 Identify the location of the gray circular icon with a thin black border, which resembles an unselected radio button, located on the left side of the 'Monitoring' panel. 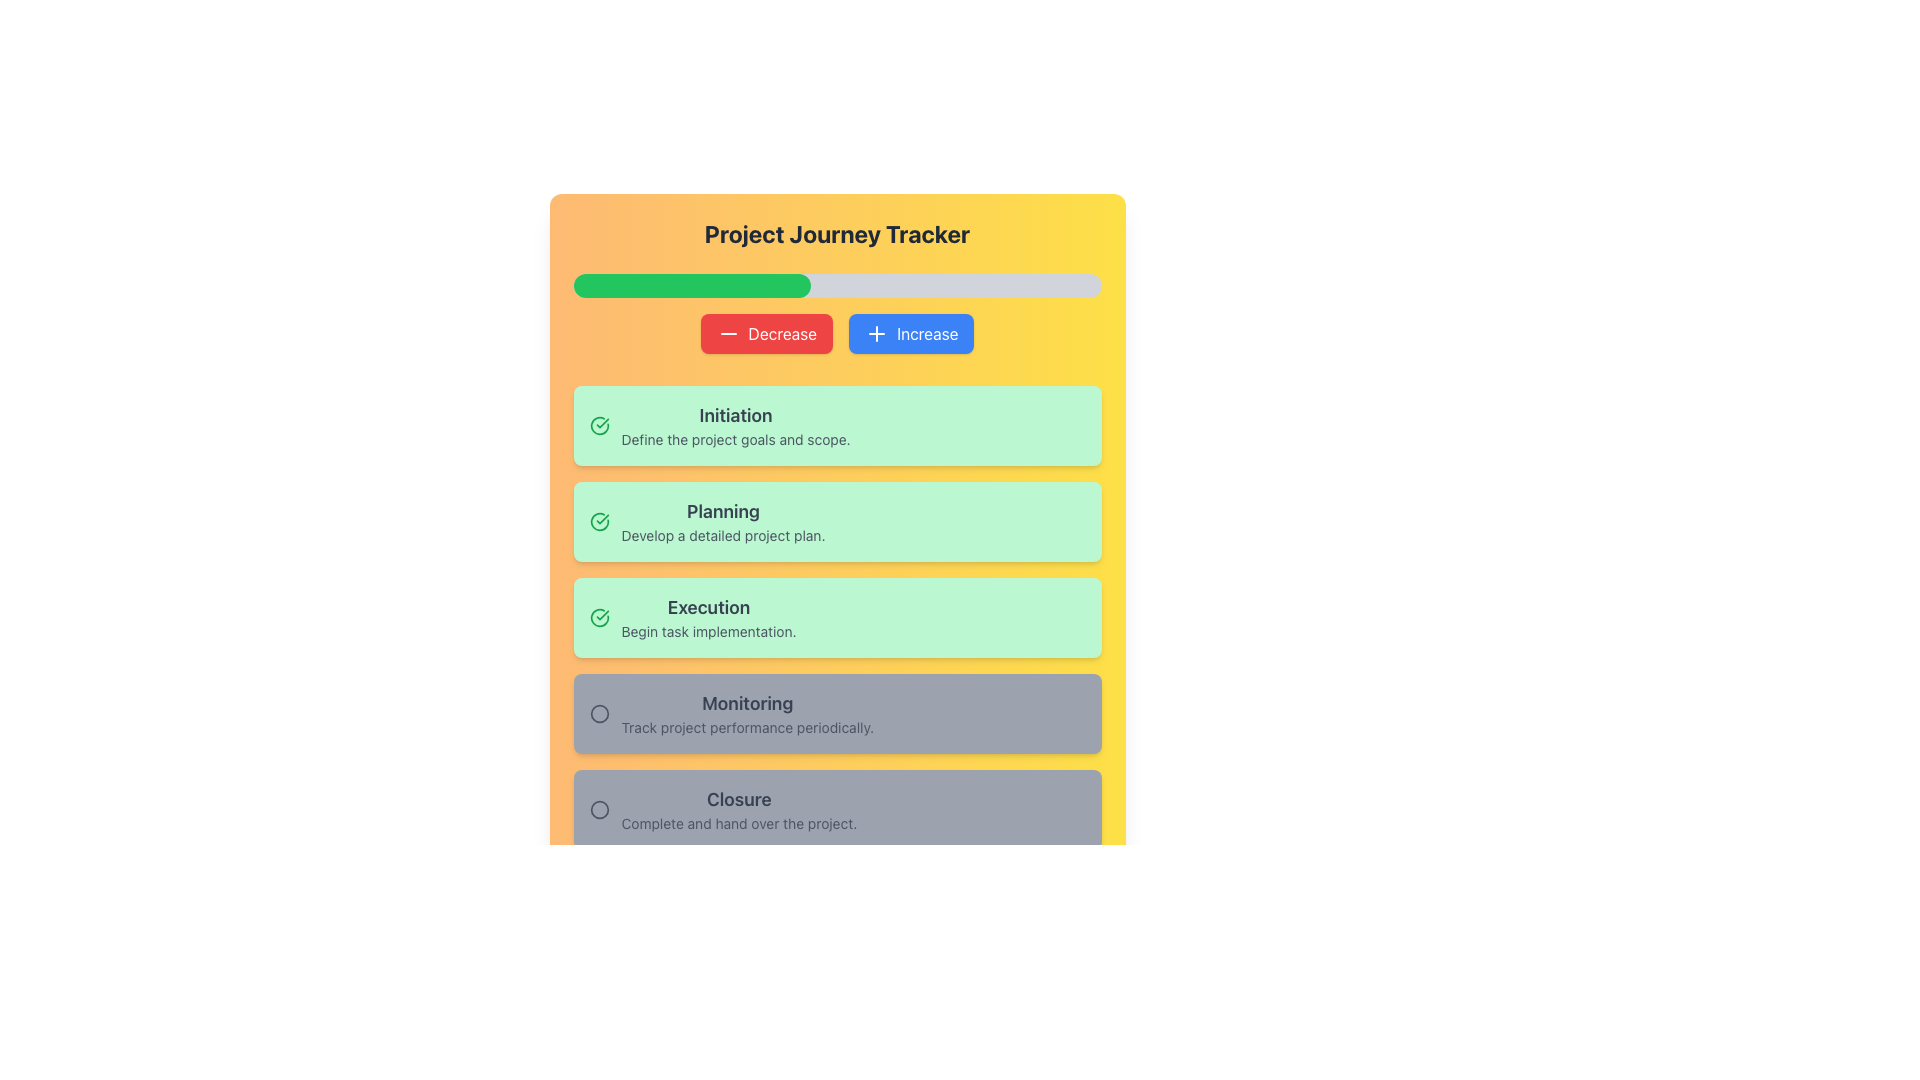
(598, 712).